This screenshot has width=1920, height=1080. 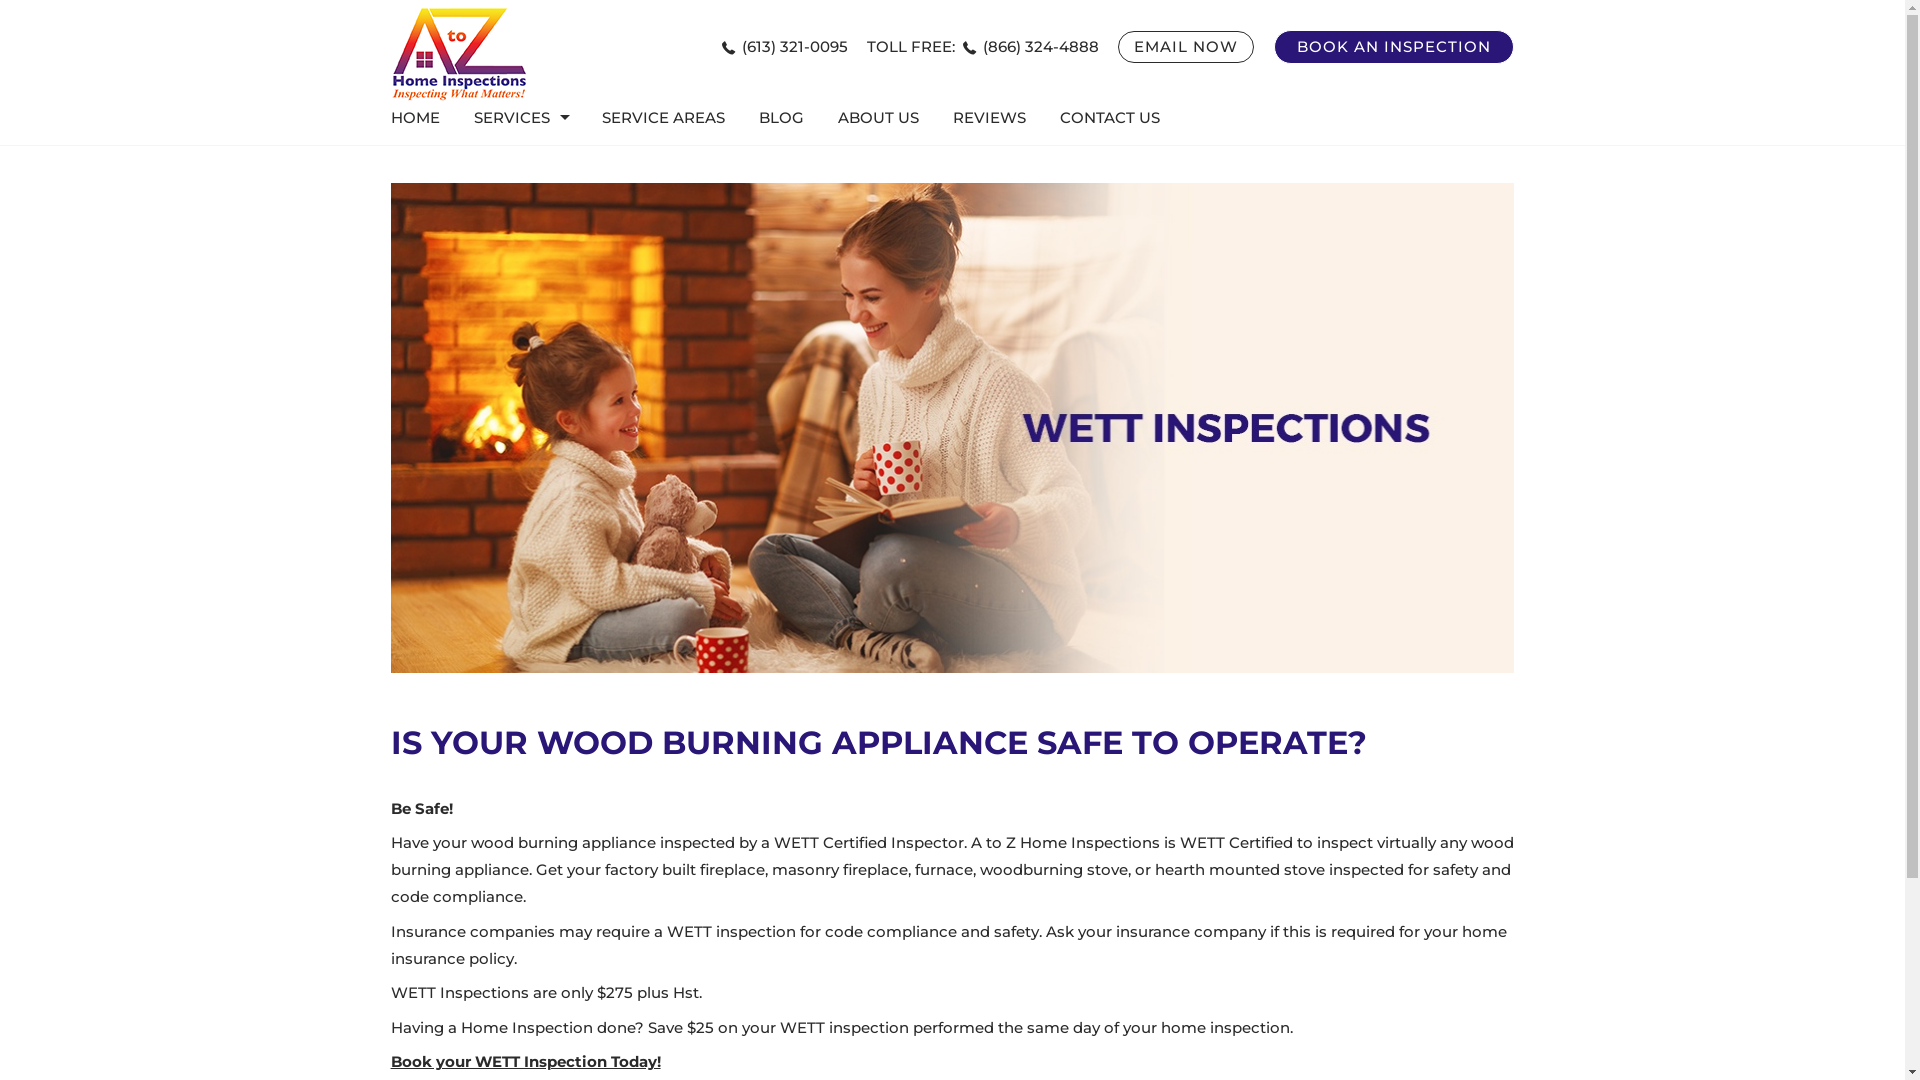 I want to click on 'ABOUT US', so click(x=878, y=117).